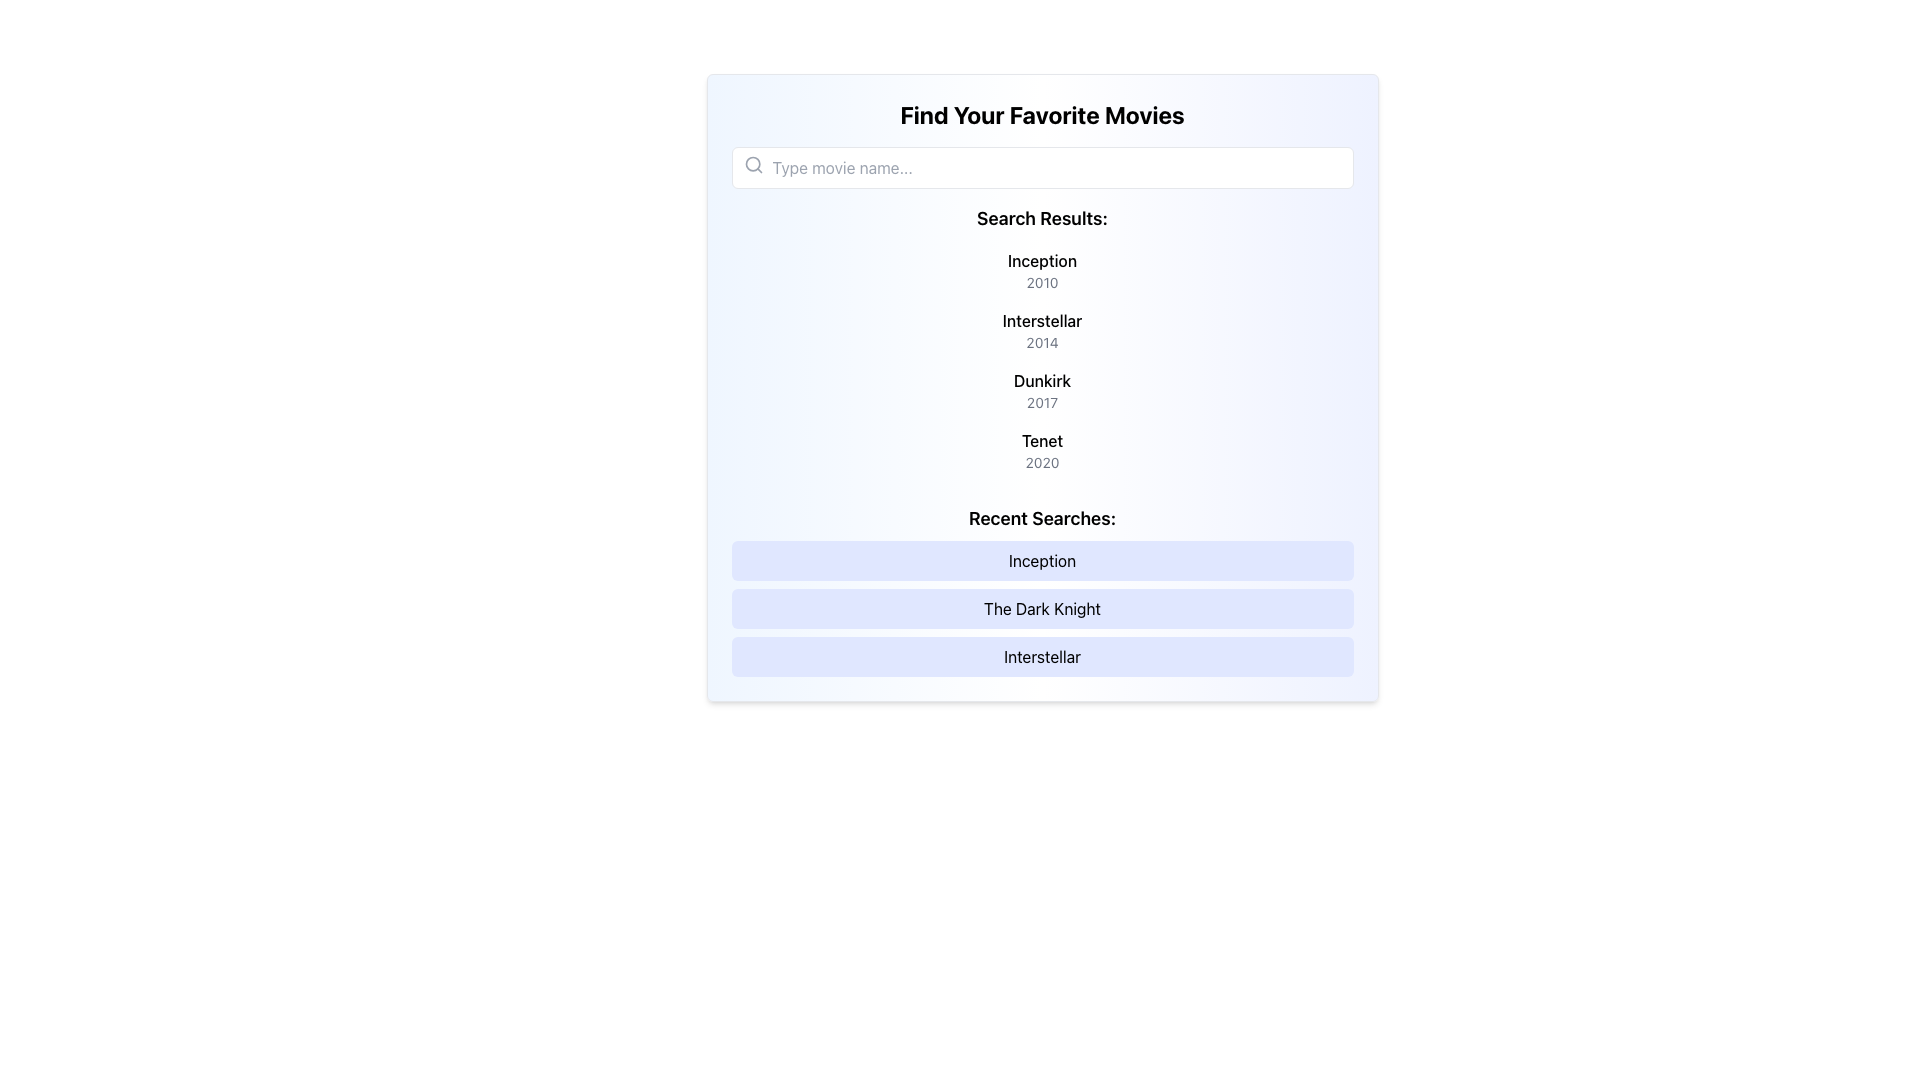 The height and width of the screenshot is (1080, 1920). Describe the element at coordinates (1041, 656) in the screenshot. I see `the button displaying the previously searched term 'Interstellar' to revisit the search results` at that location.